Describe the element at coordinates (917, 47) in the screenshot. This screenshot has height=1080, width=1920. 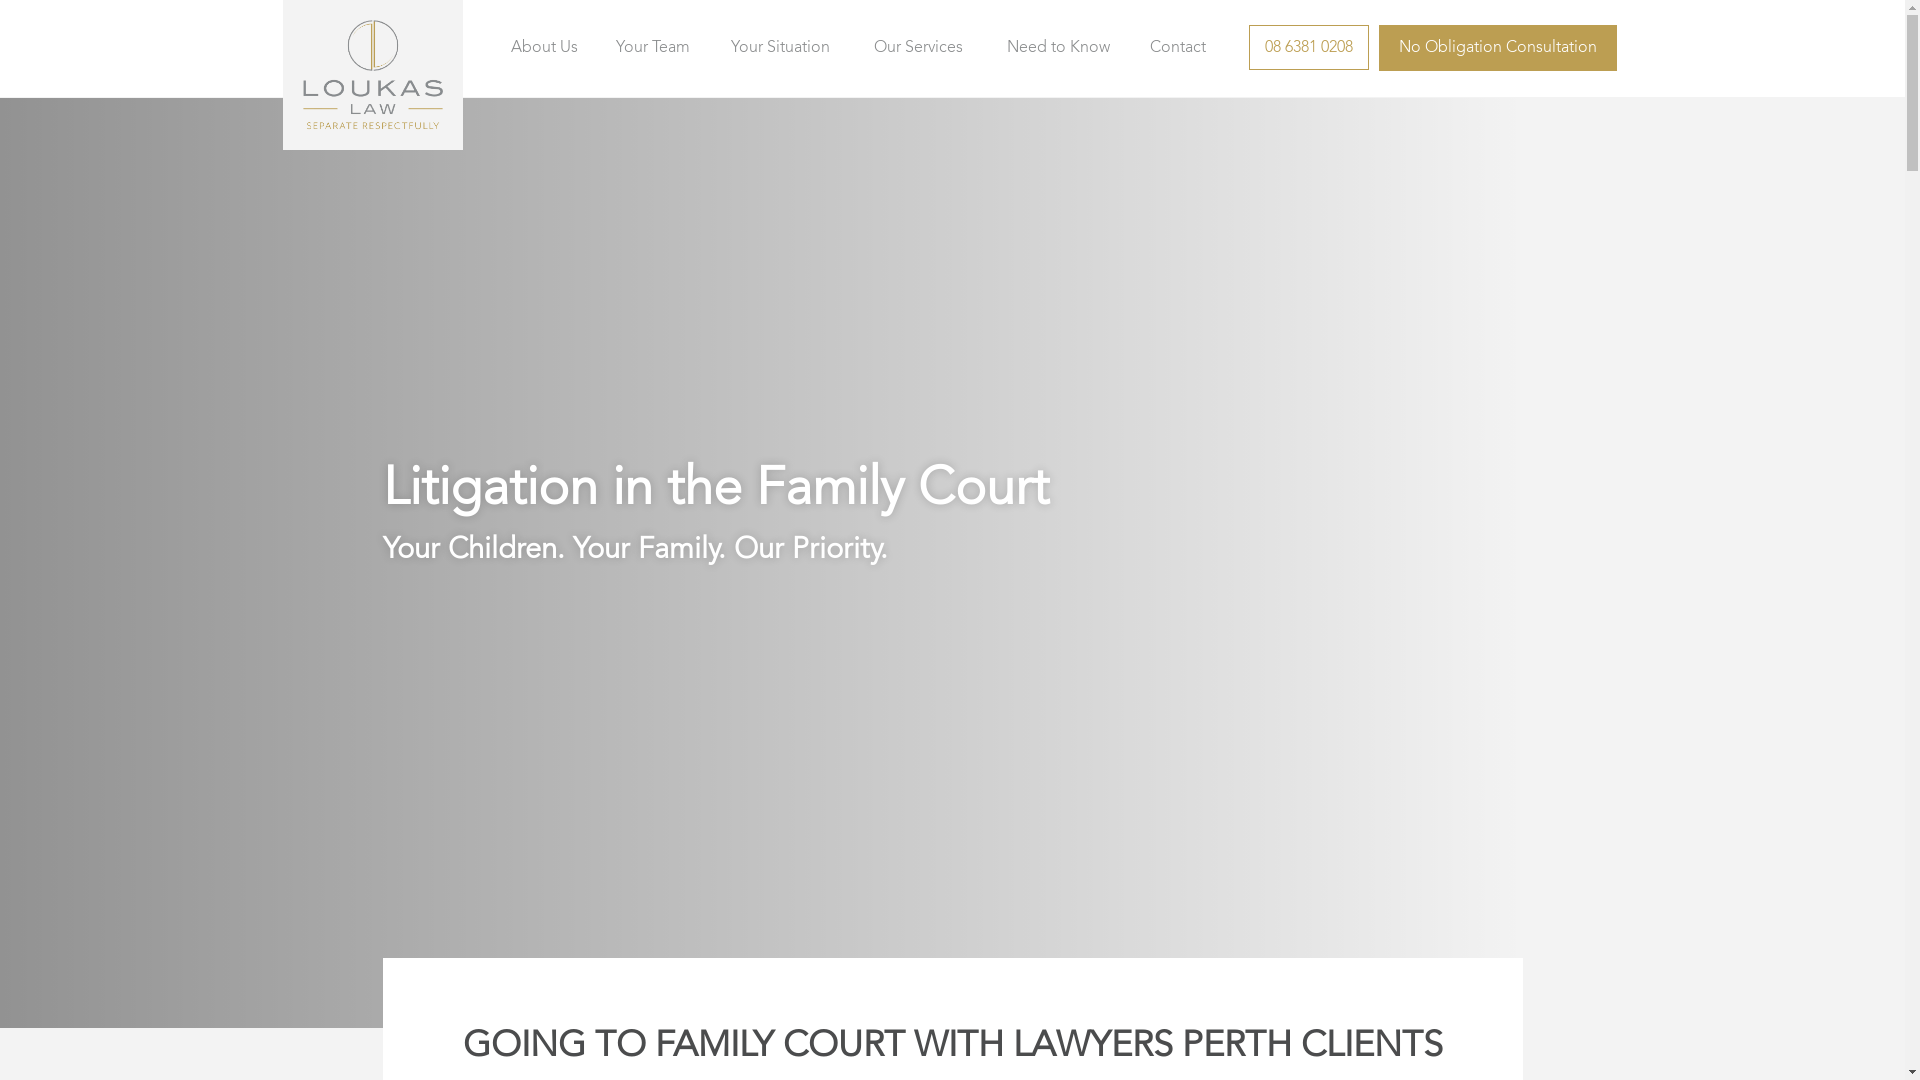
I see `'Our Services'` at that location.